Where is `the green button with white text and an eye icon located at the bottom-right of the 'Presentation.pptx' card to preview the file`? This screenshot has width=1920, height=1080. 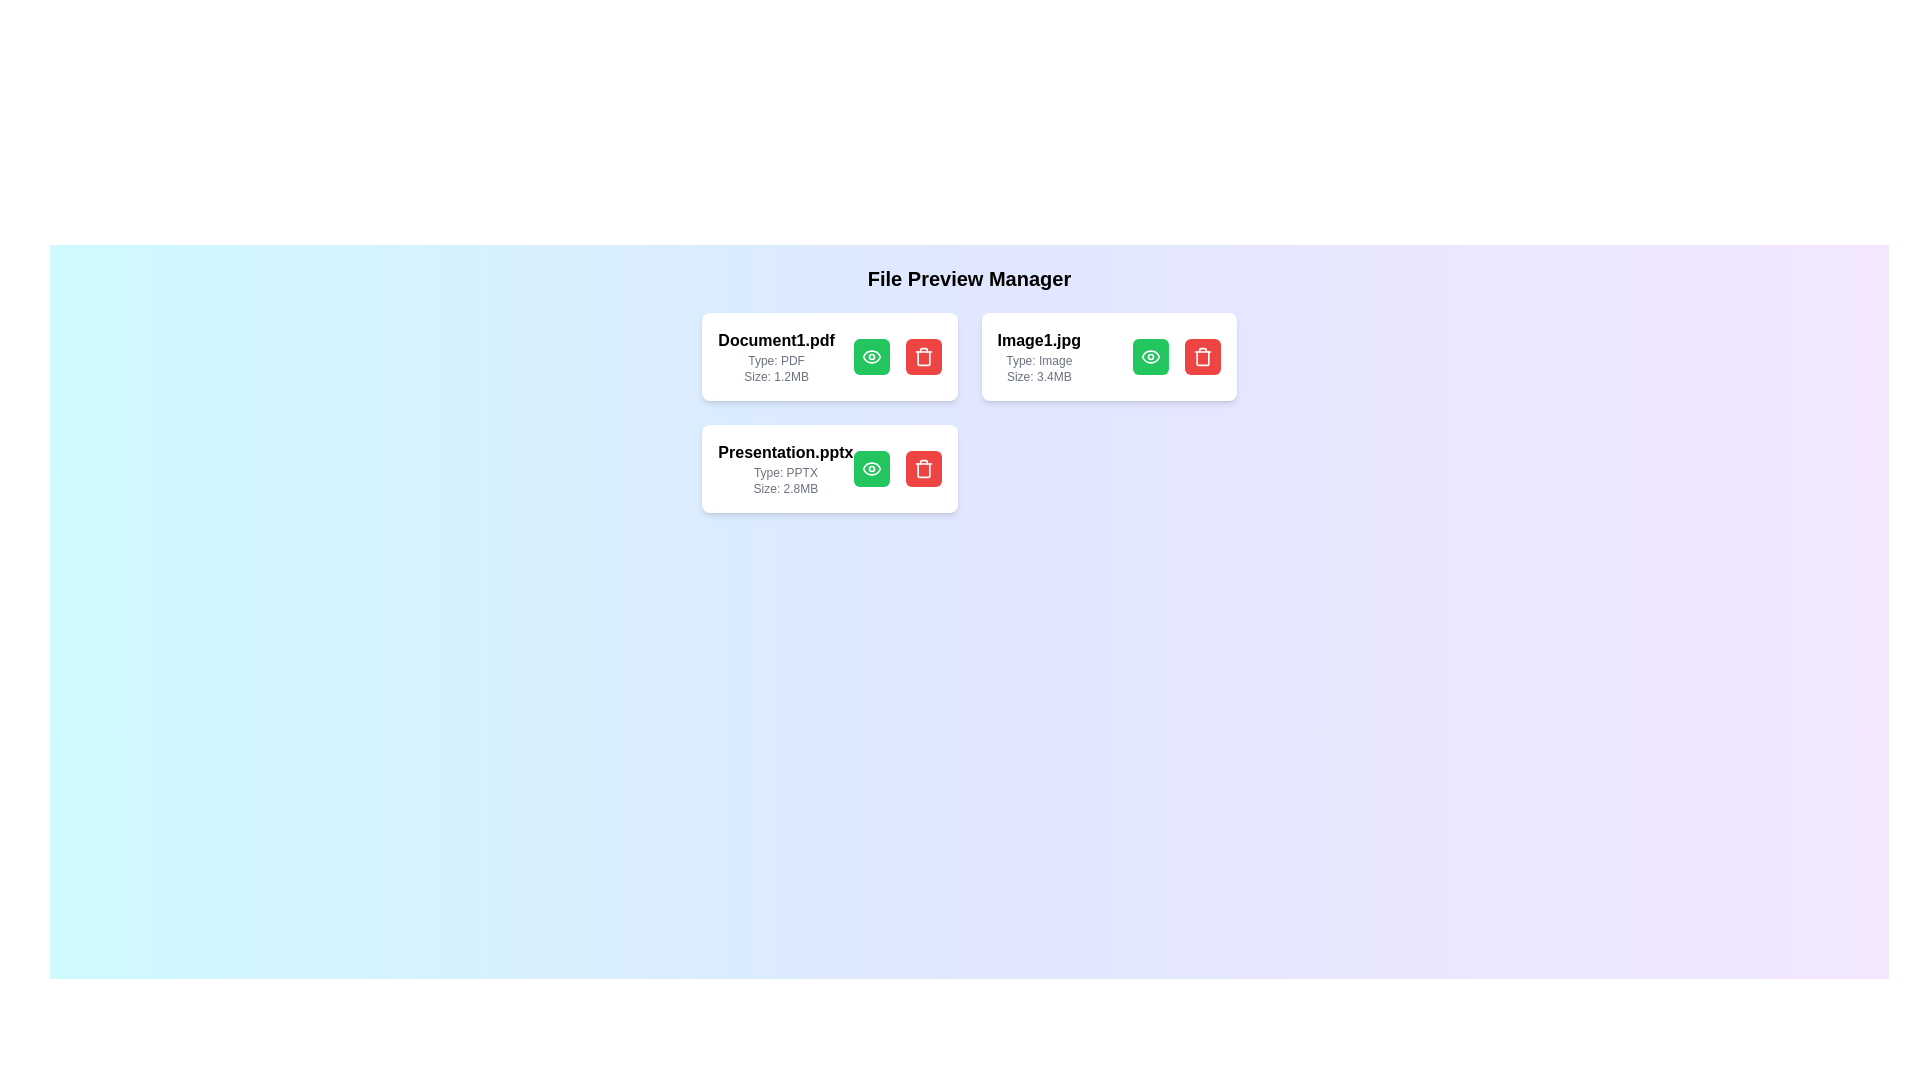 the green button with white text and an eye icon located at the bottom-right of the 'Presentation.pptx' card to preview the file is located at coordinates (871, 469).